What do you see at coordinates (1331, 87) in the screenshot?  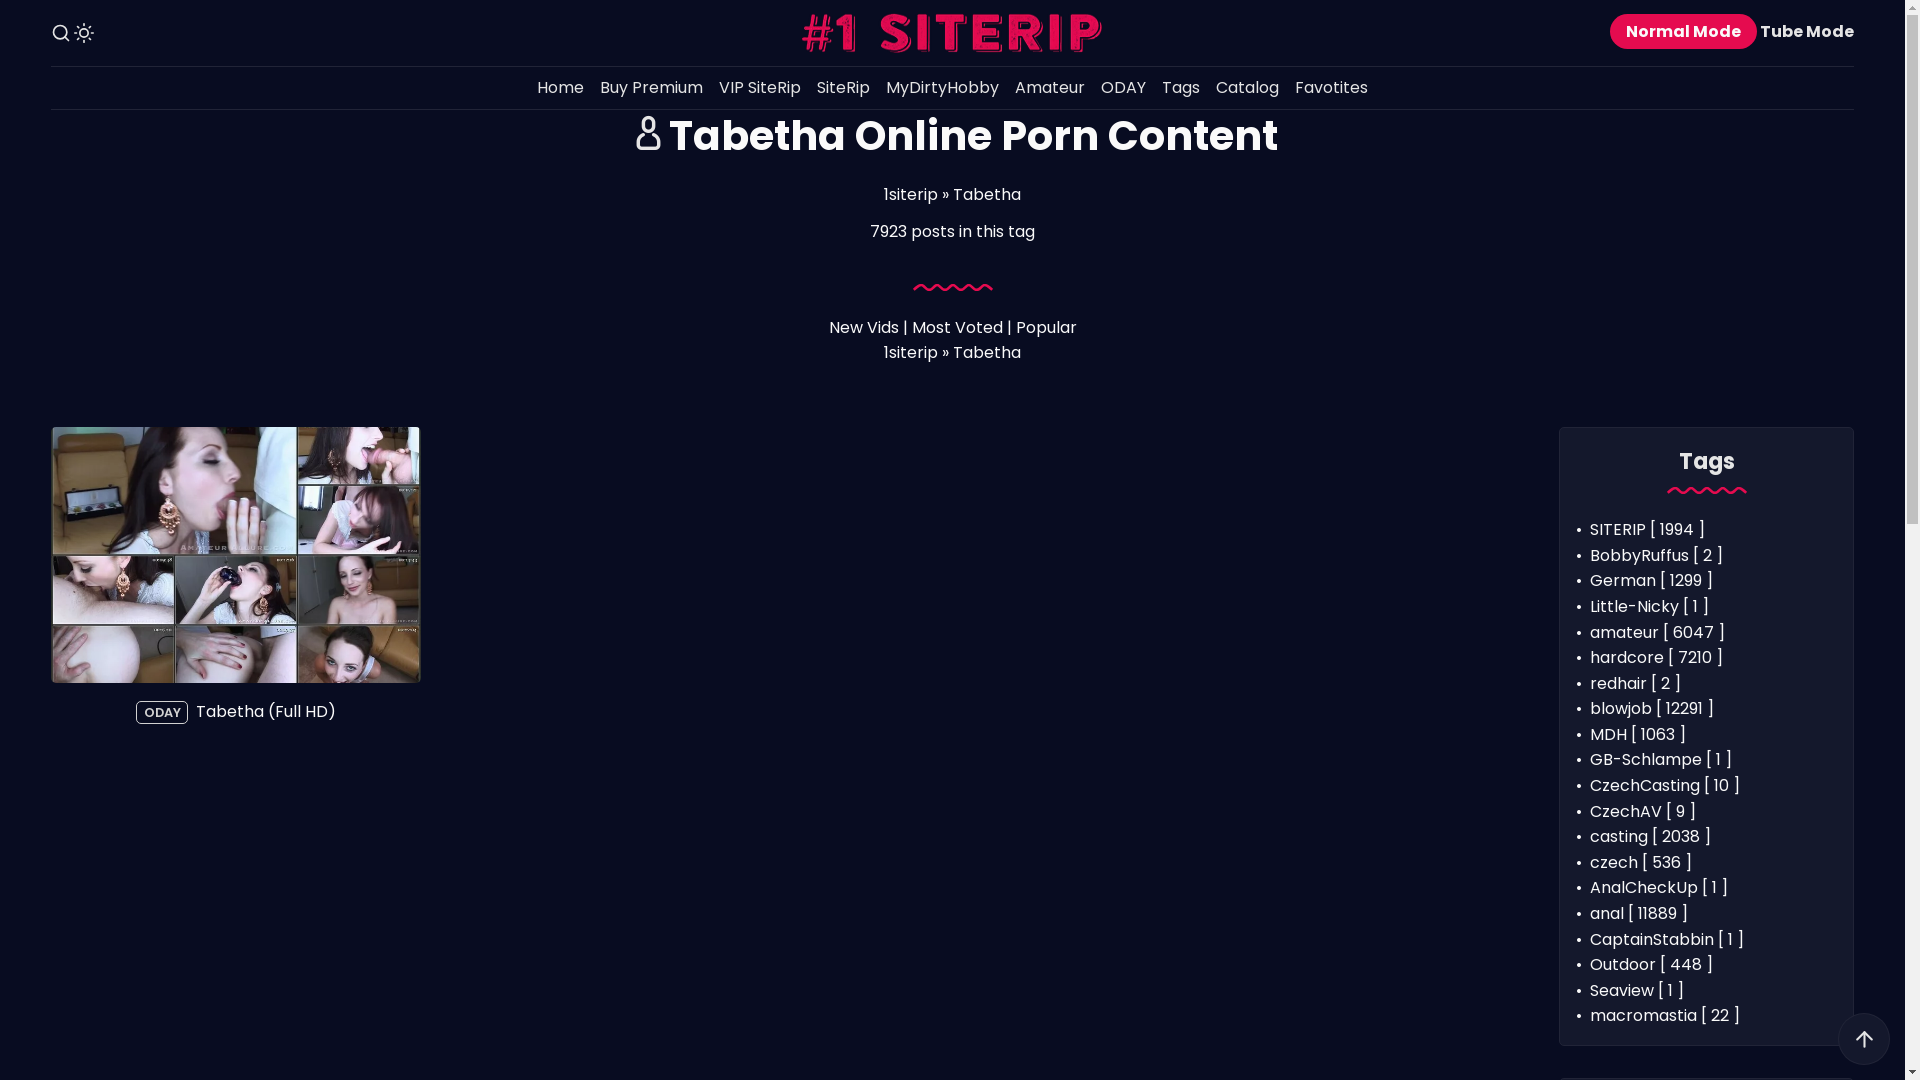 I see `'Favotites'` at bounding box center [1331, 87].